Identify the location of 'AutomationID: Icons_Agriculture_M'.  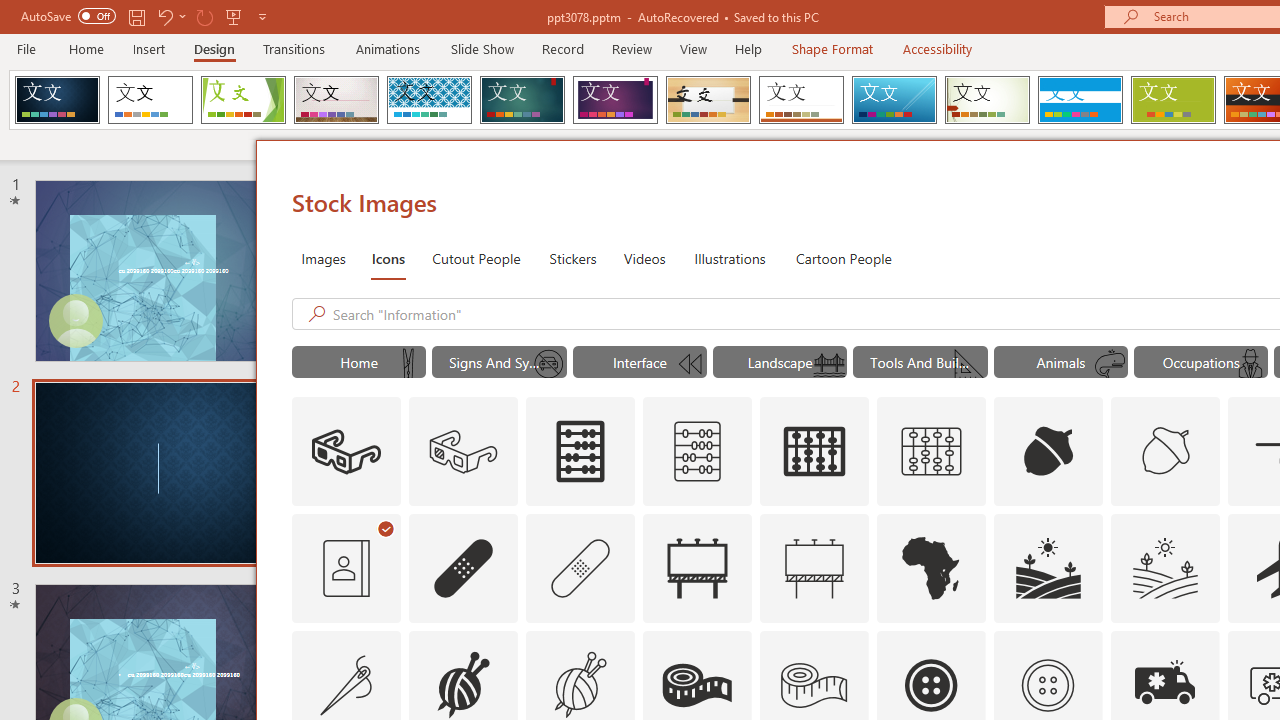
(1166, 568).